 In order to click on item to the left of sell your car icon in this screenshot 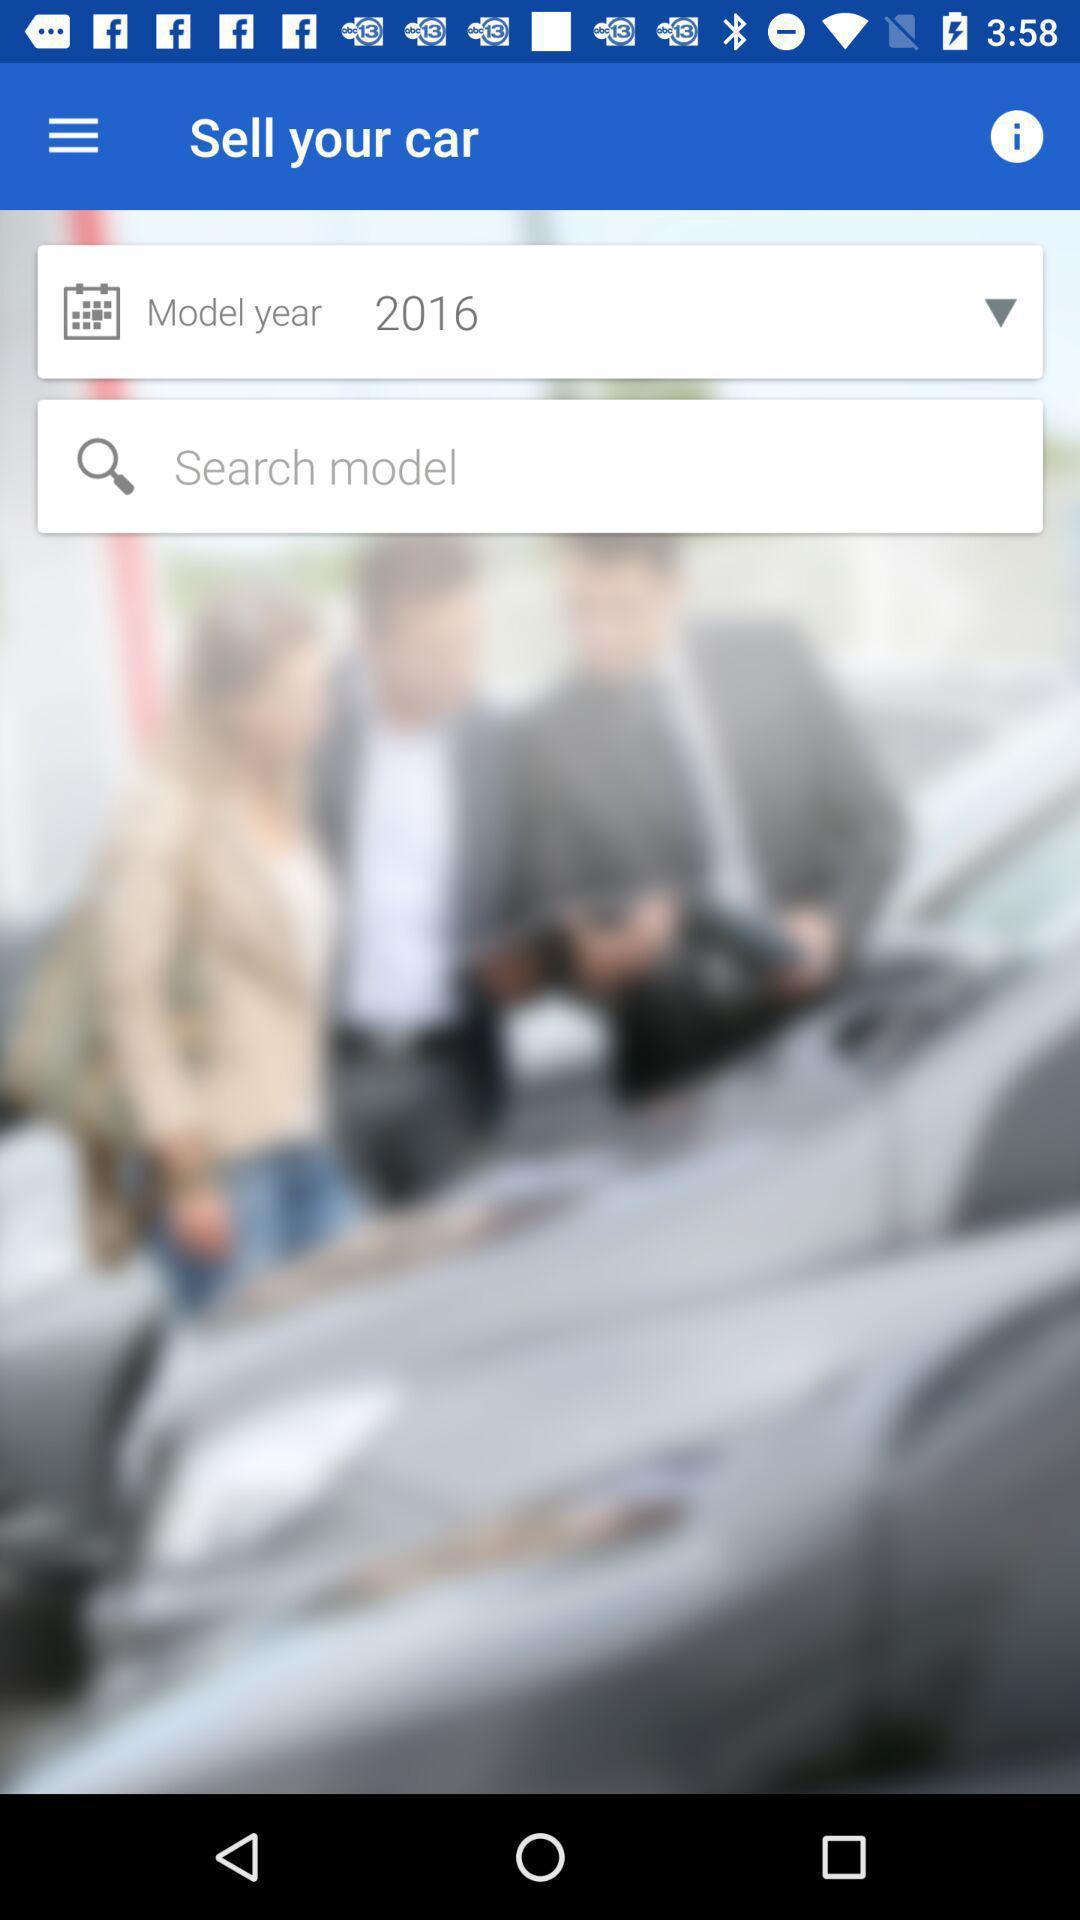, I will do `click(72, 135)`.